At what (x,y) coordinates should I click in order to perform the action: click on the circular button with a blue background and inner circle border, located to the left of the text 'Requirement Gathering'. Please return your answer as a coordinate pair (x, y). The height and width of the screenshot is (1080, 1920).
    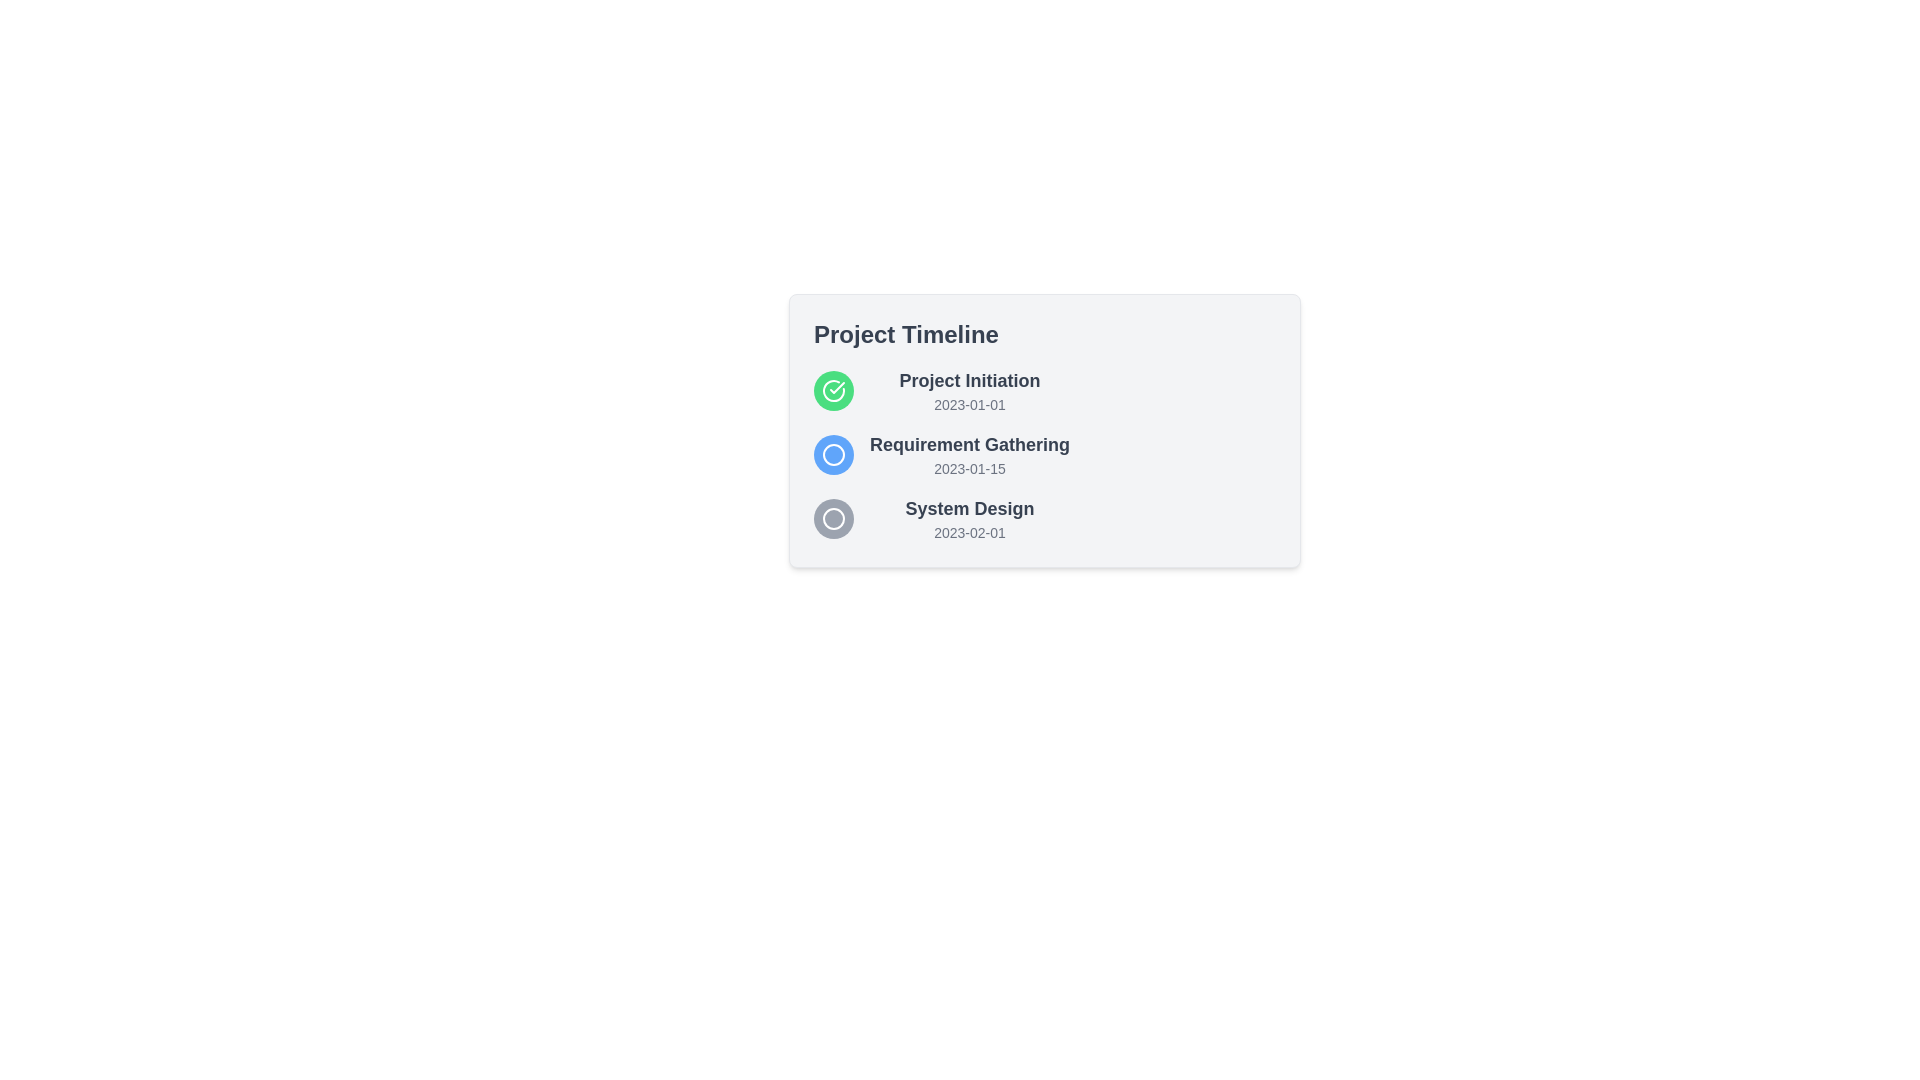
    Looking at the image, I should click on (834, 455).